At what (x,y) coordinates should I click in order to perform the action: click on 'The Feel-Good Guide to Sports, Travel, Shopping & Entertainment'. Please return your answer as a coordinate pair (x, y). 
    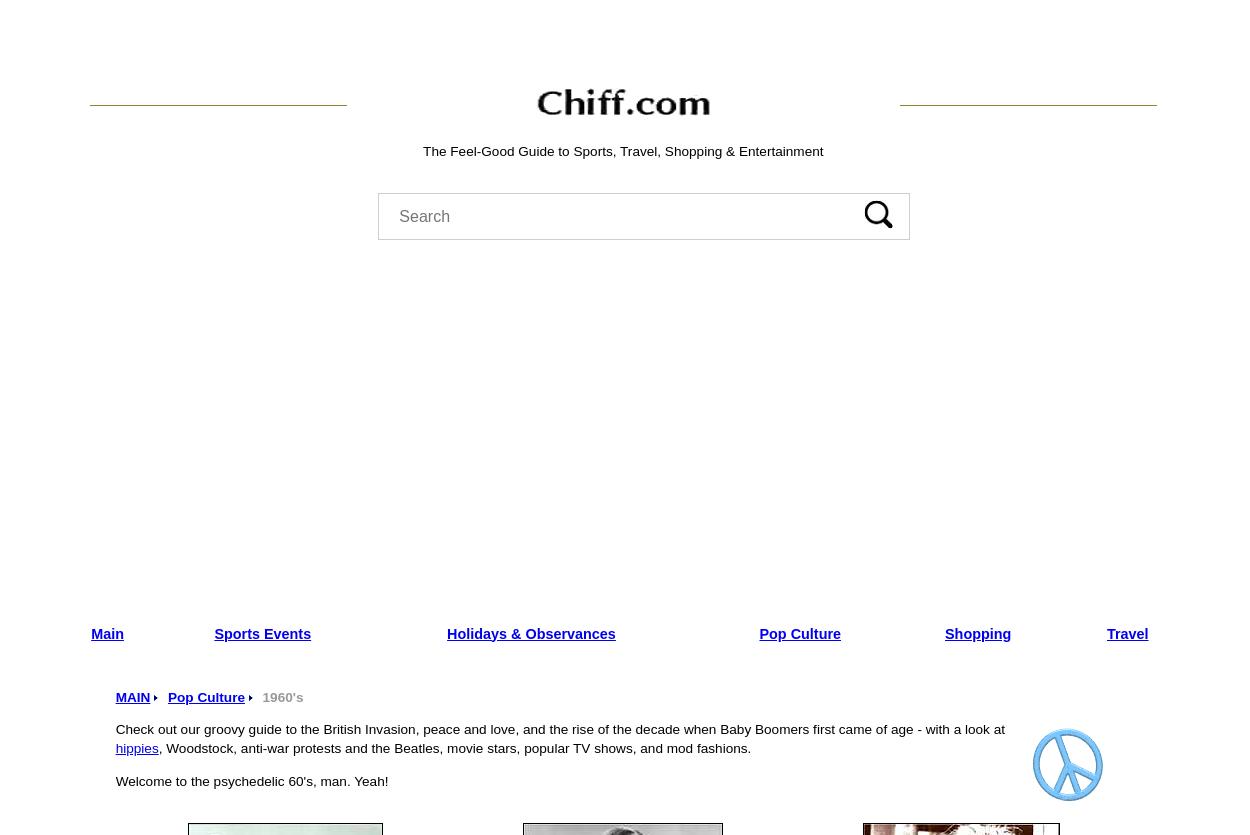
    Looking at the image, I should click on (622, 149).